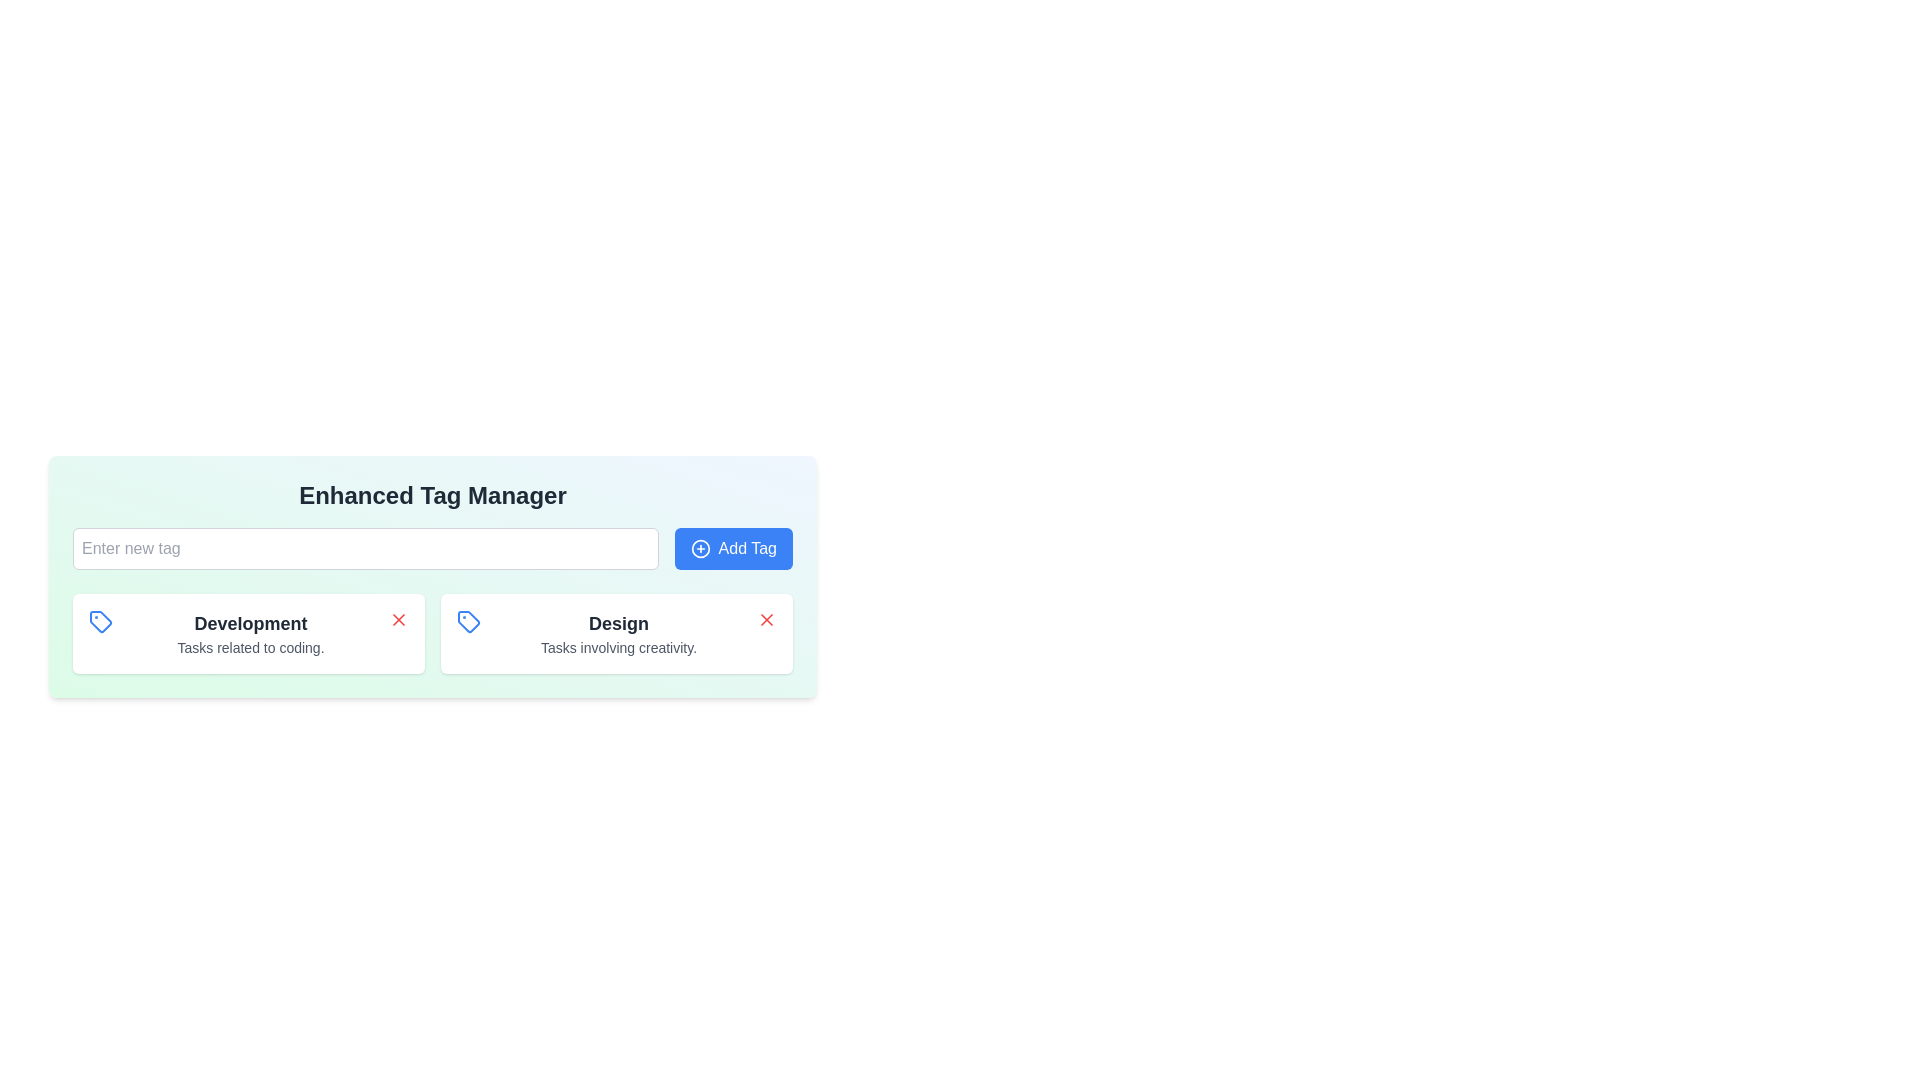 Image resolution: width=1920 pixels, height=1080 pixels. I want to click on the circular blue icon with a '+' symbol located inside the 'Add Tag' button, so click(700, 548).